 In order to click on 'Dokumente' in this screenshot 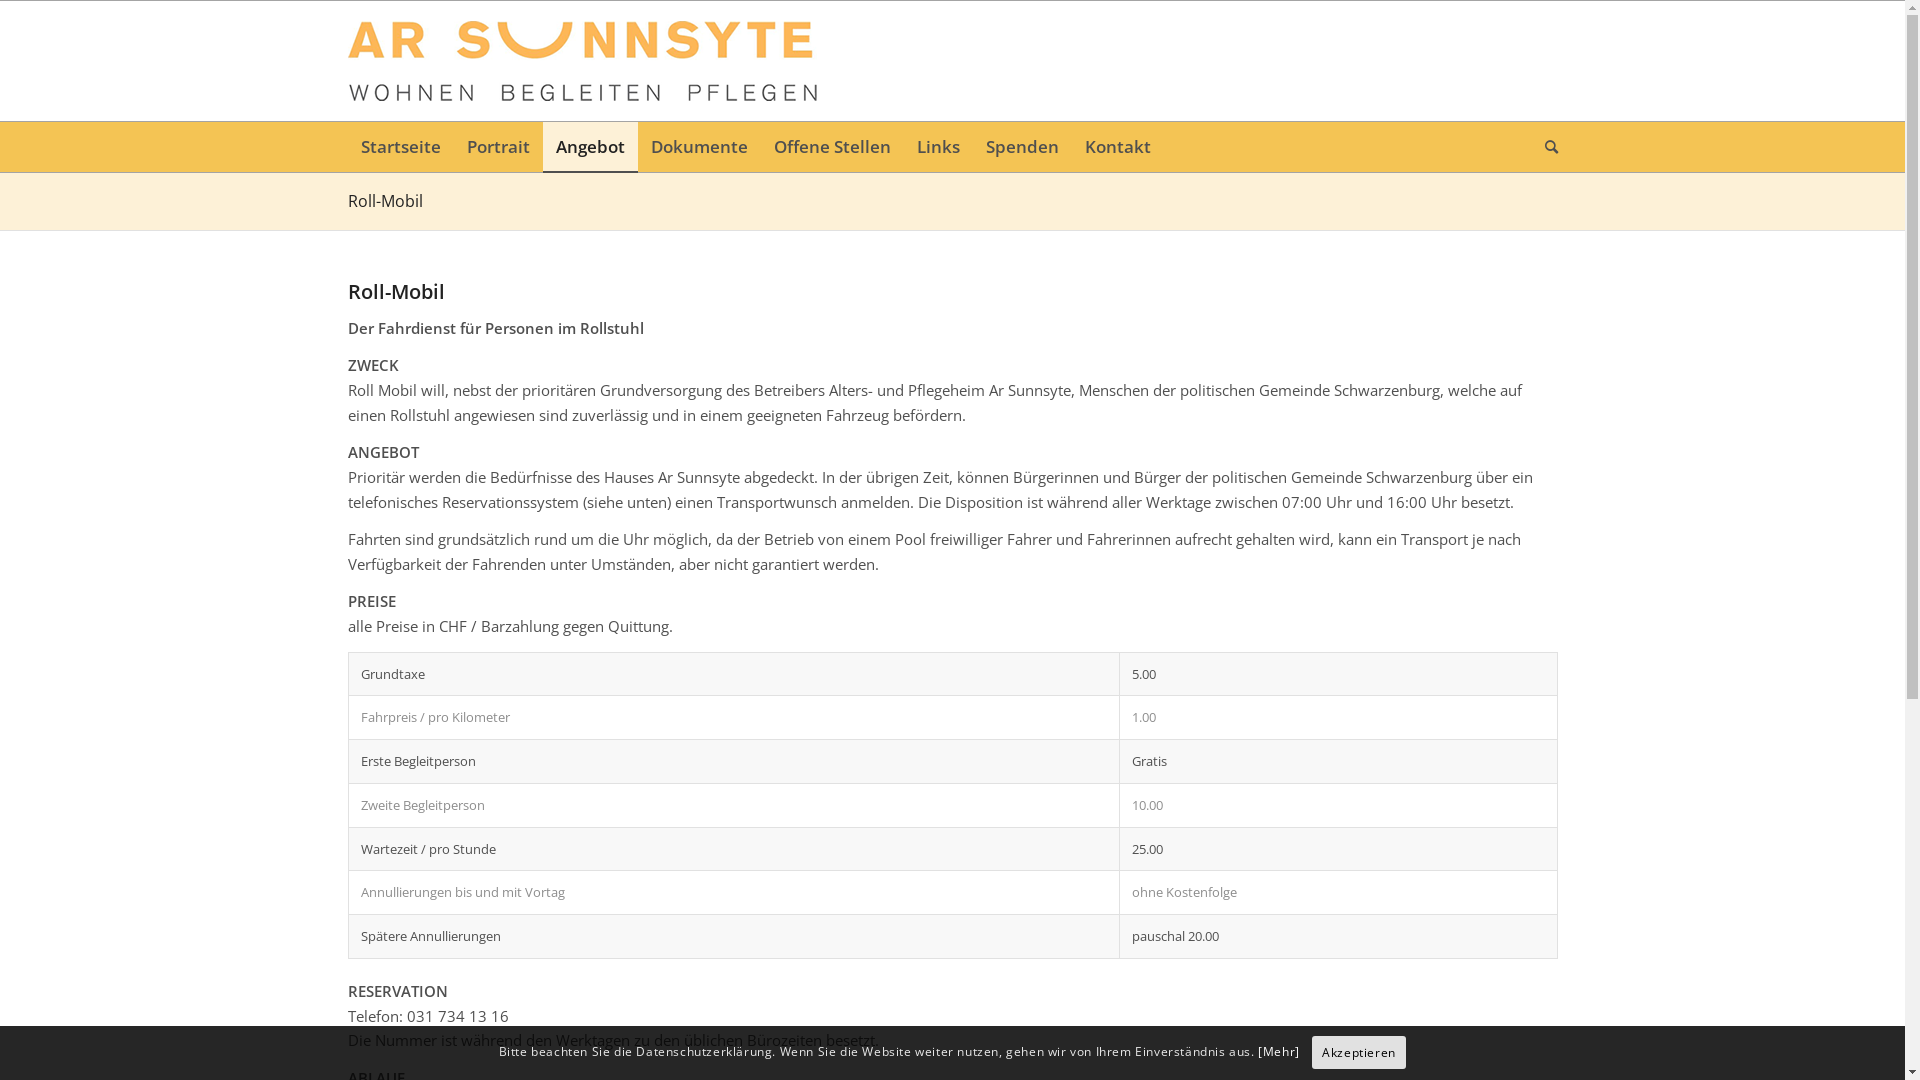, I will do `click(637, 145)`.